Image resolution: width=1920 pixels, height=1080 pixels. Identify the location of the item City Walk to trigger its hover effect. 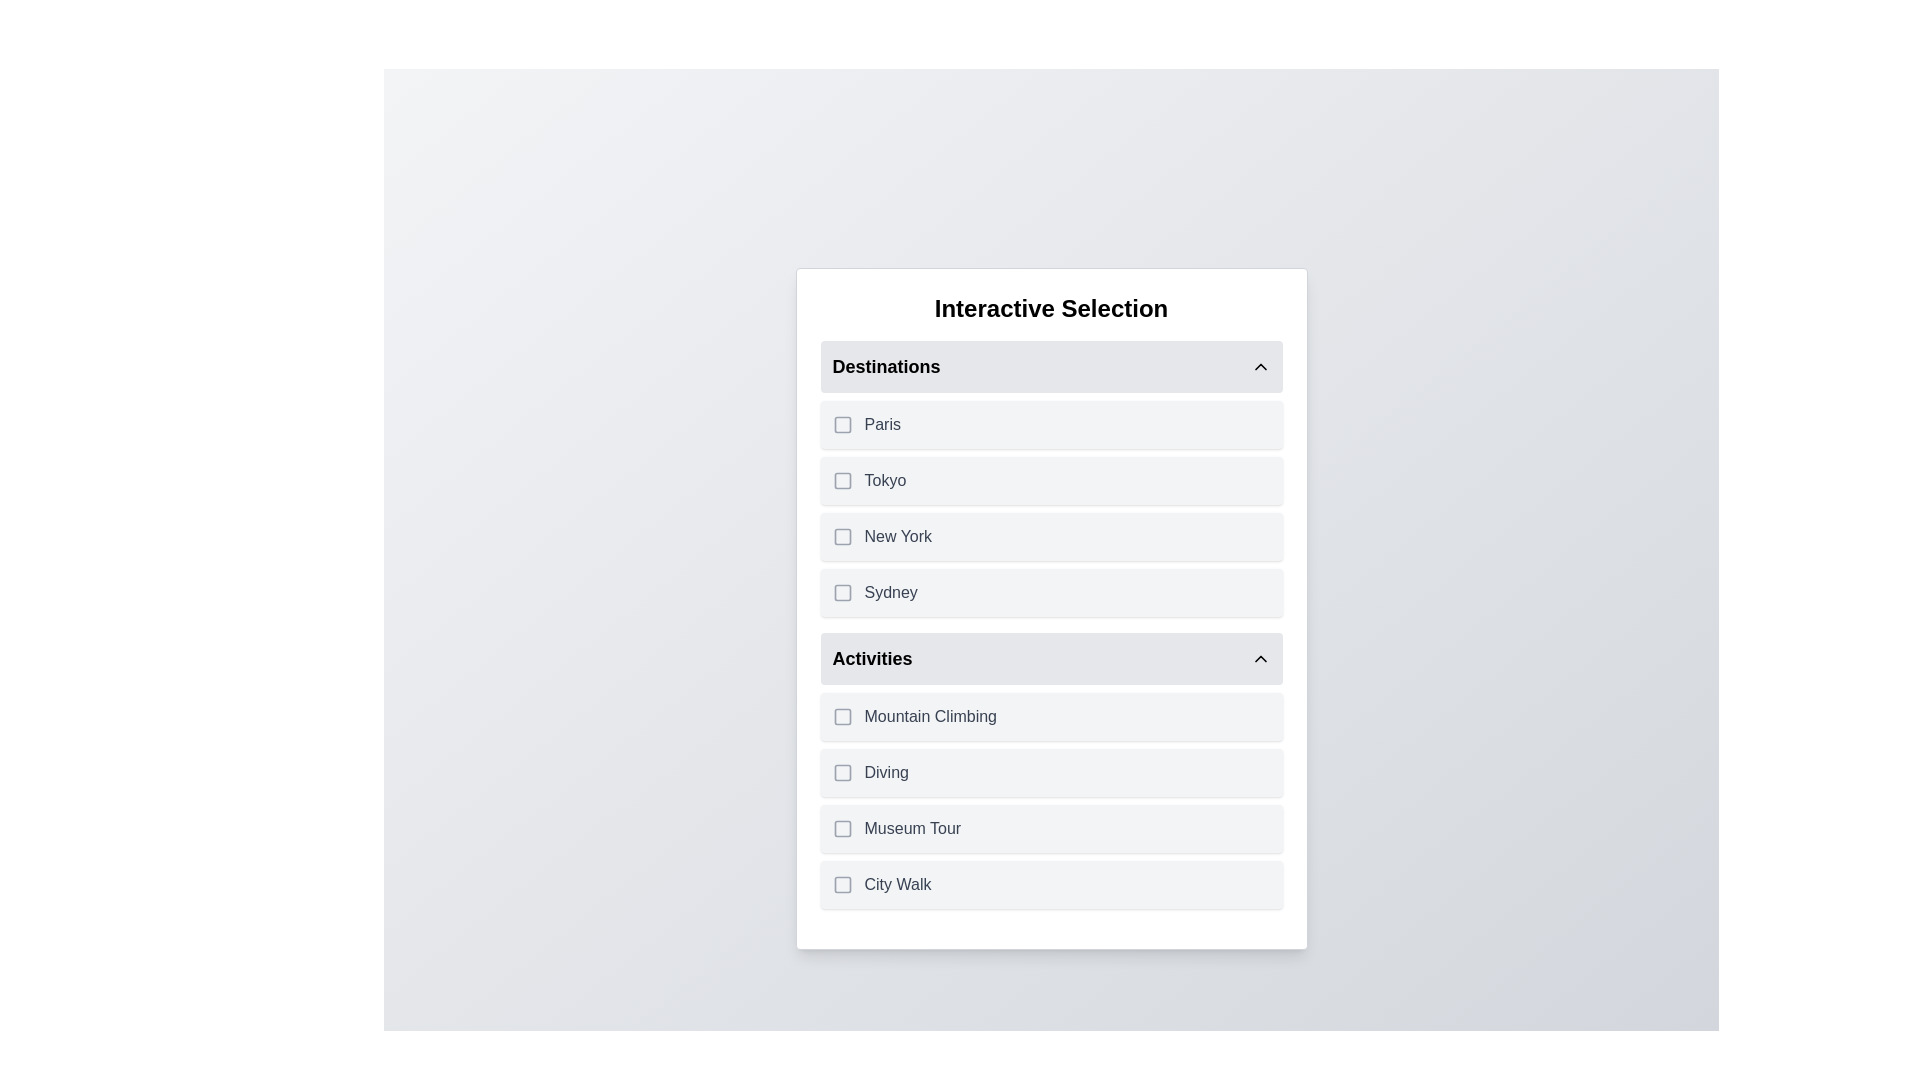
(1050, 883).